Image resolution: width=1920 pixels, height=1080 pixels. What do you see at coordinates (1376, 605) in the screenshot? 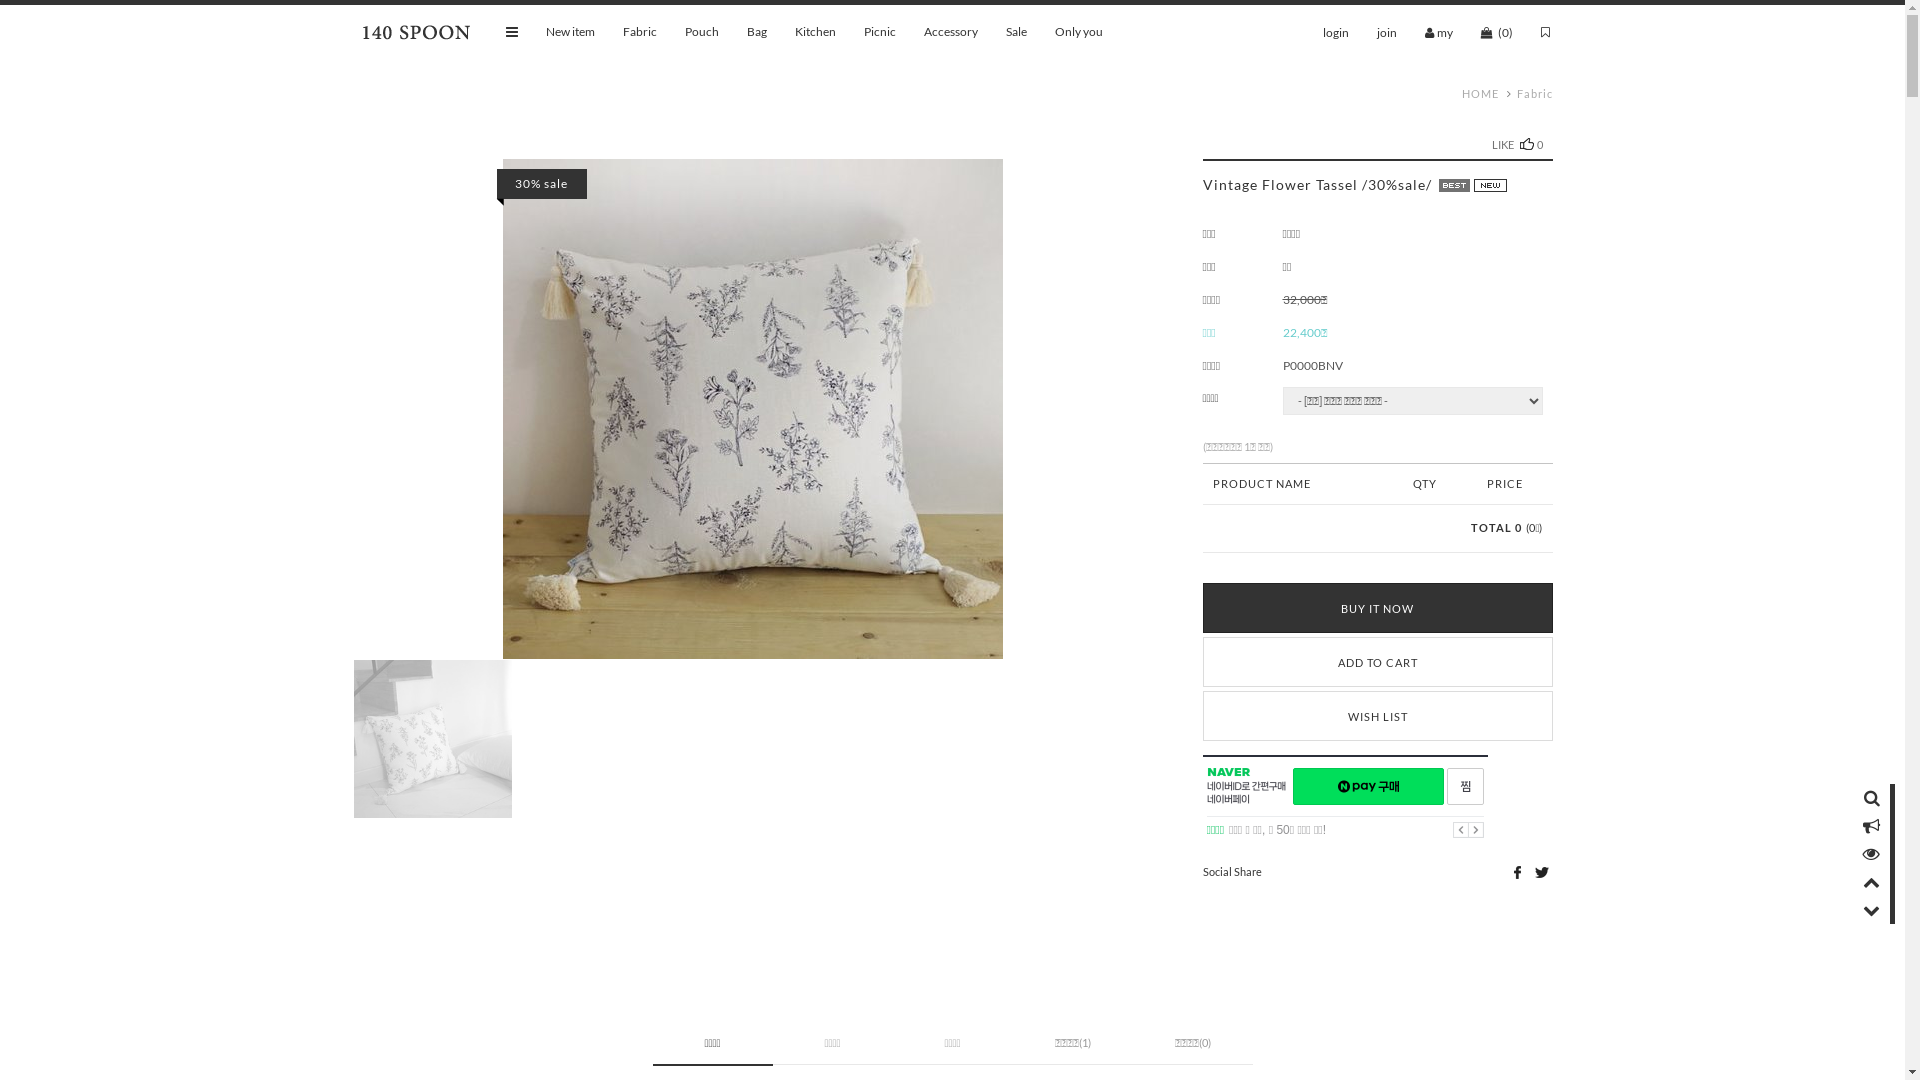
I see `'BUY IT NOW'` at bounding box center [1376, 605].